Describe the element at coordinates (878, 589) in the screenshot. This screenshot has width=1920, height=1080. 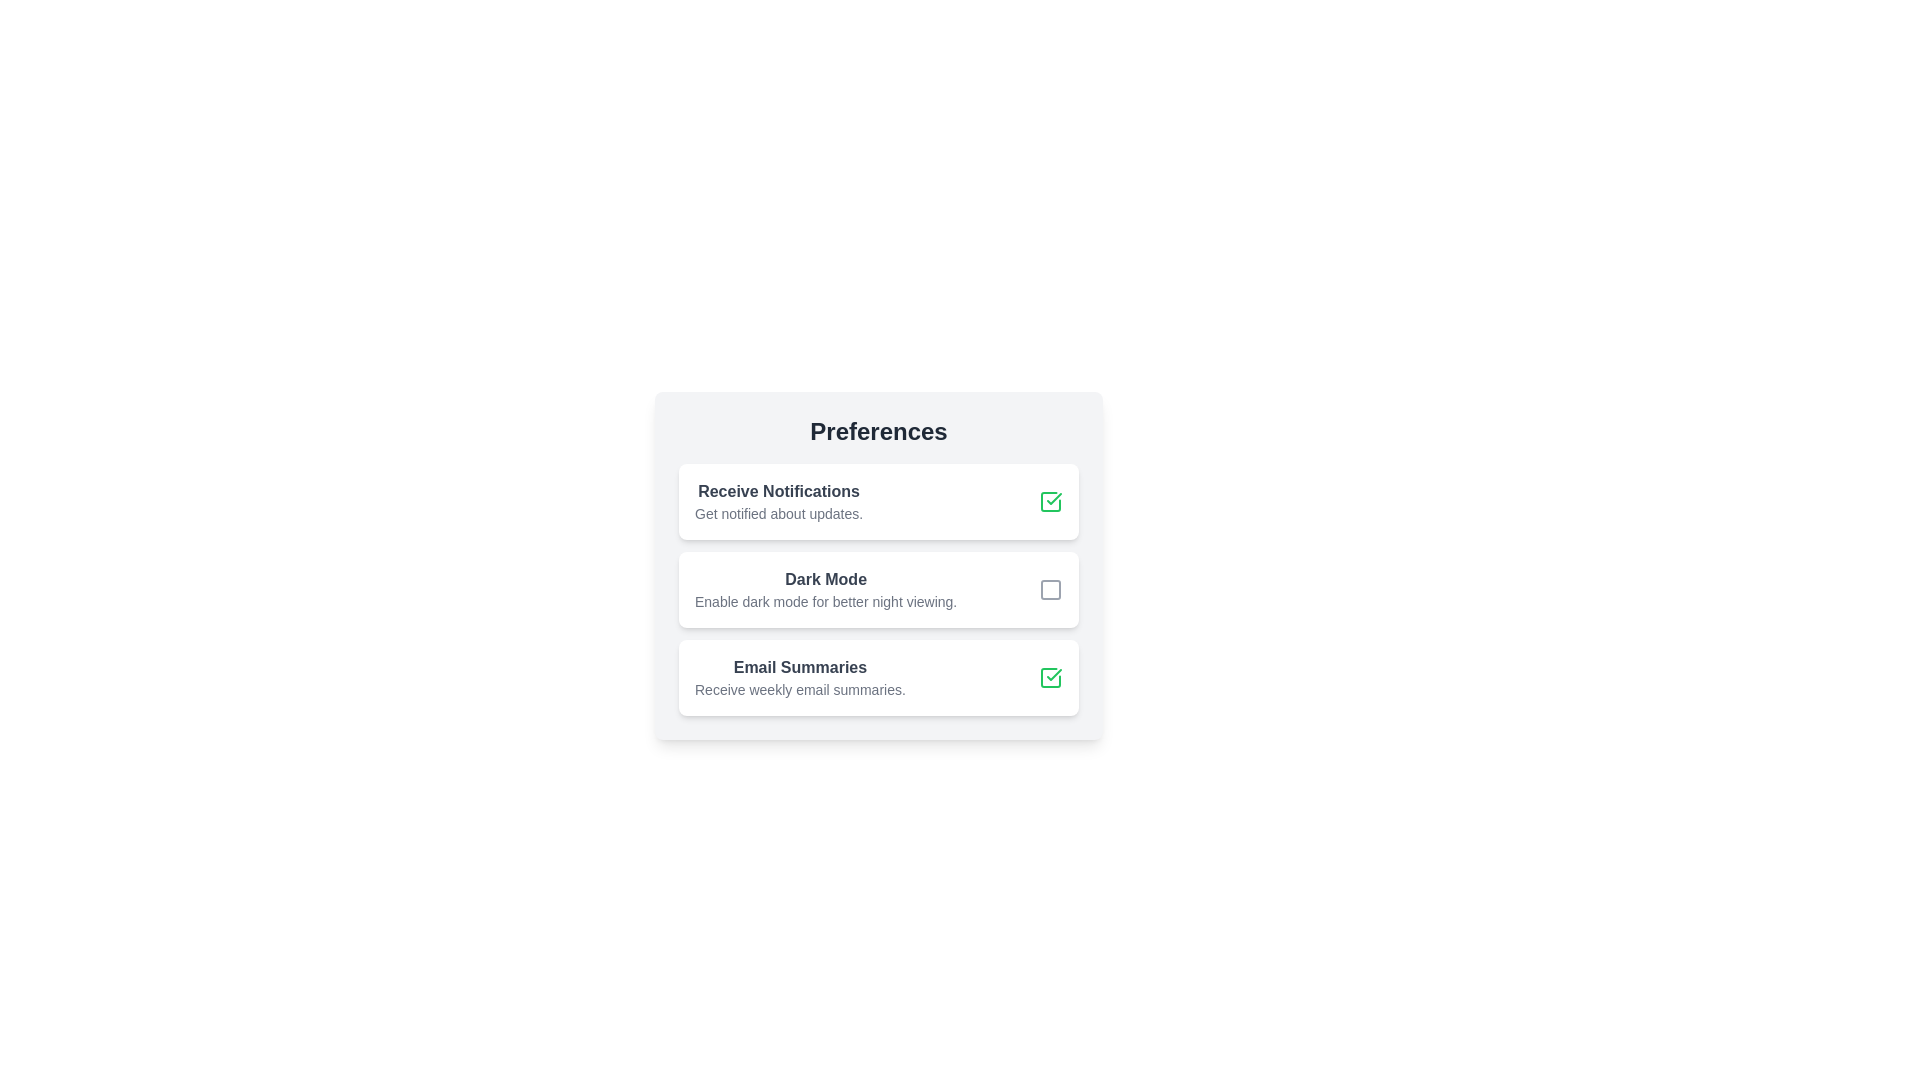
I see `the 'Dark Mode' toggleable option with a checkbox` at that location.